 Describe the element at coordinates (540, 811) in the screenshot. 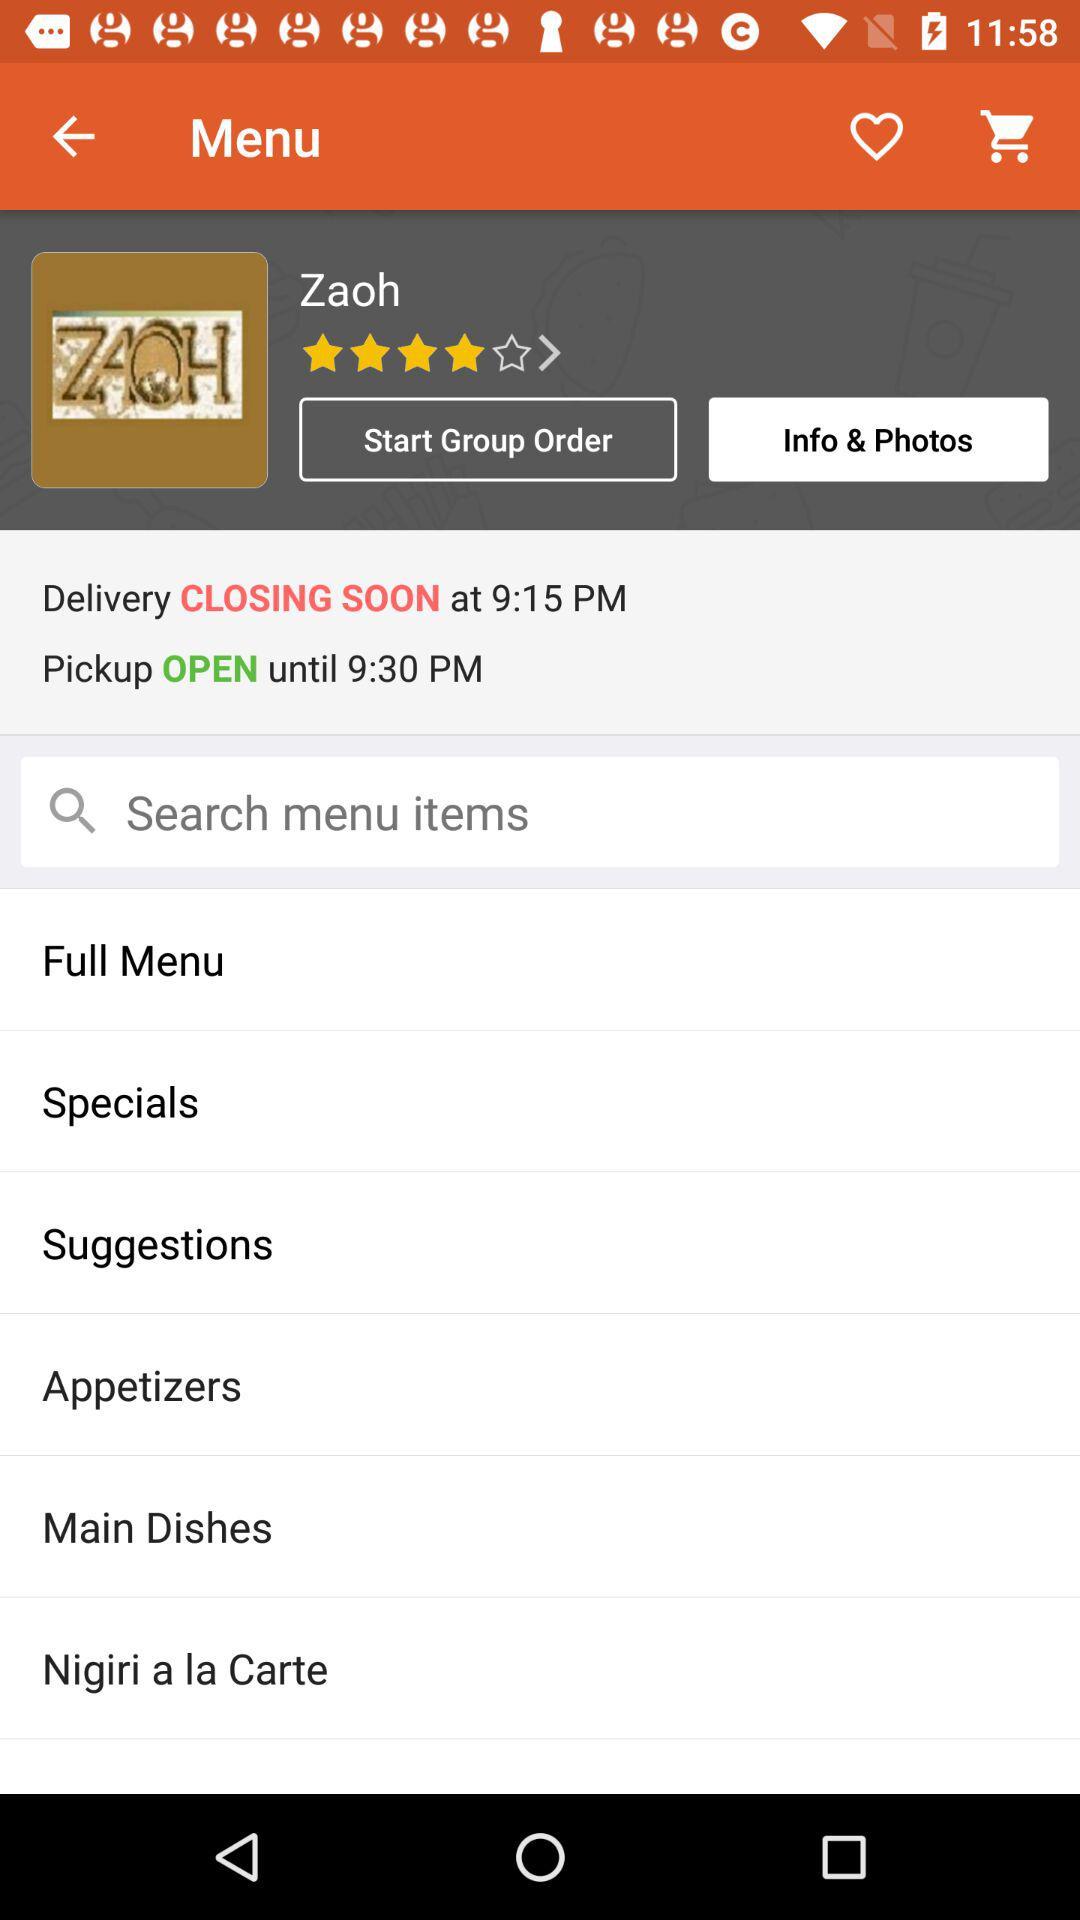

I see `search items` at that location.